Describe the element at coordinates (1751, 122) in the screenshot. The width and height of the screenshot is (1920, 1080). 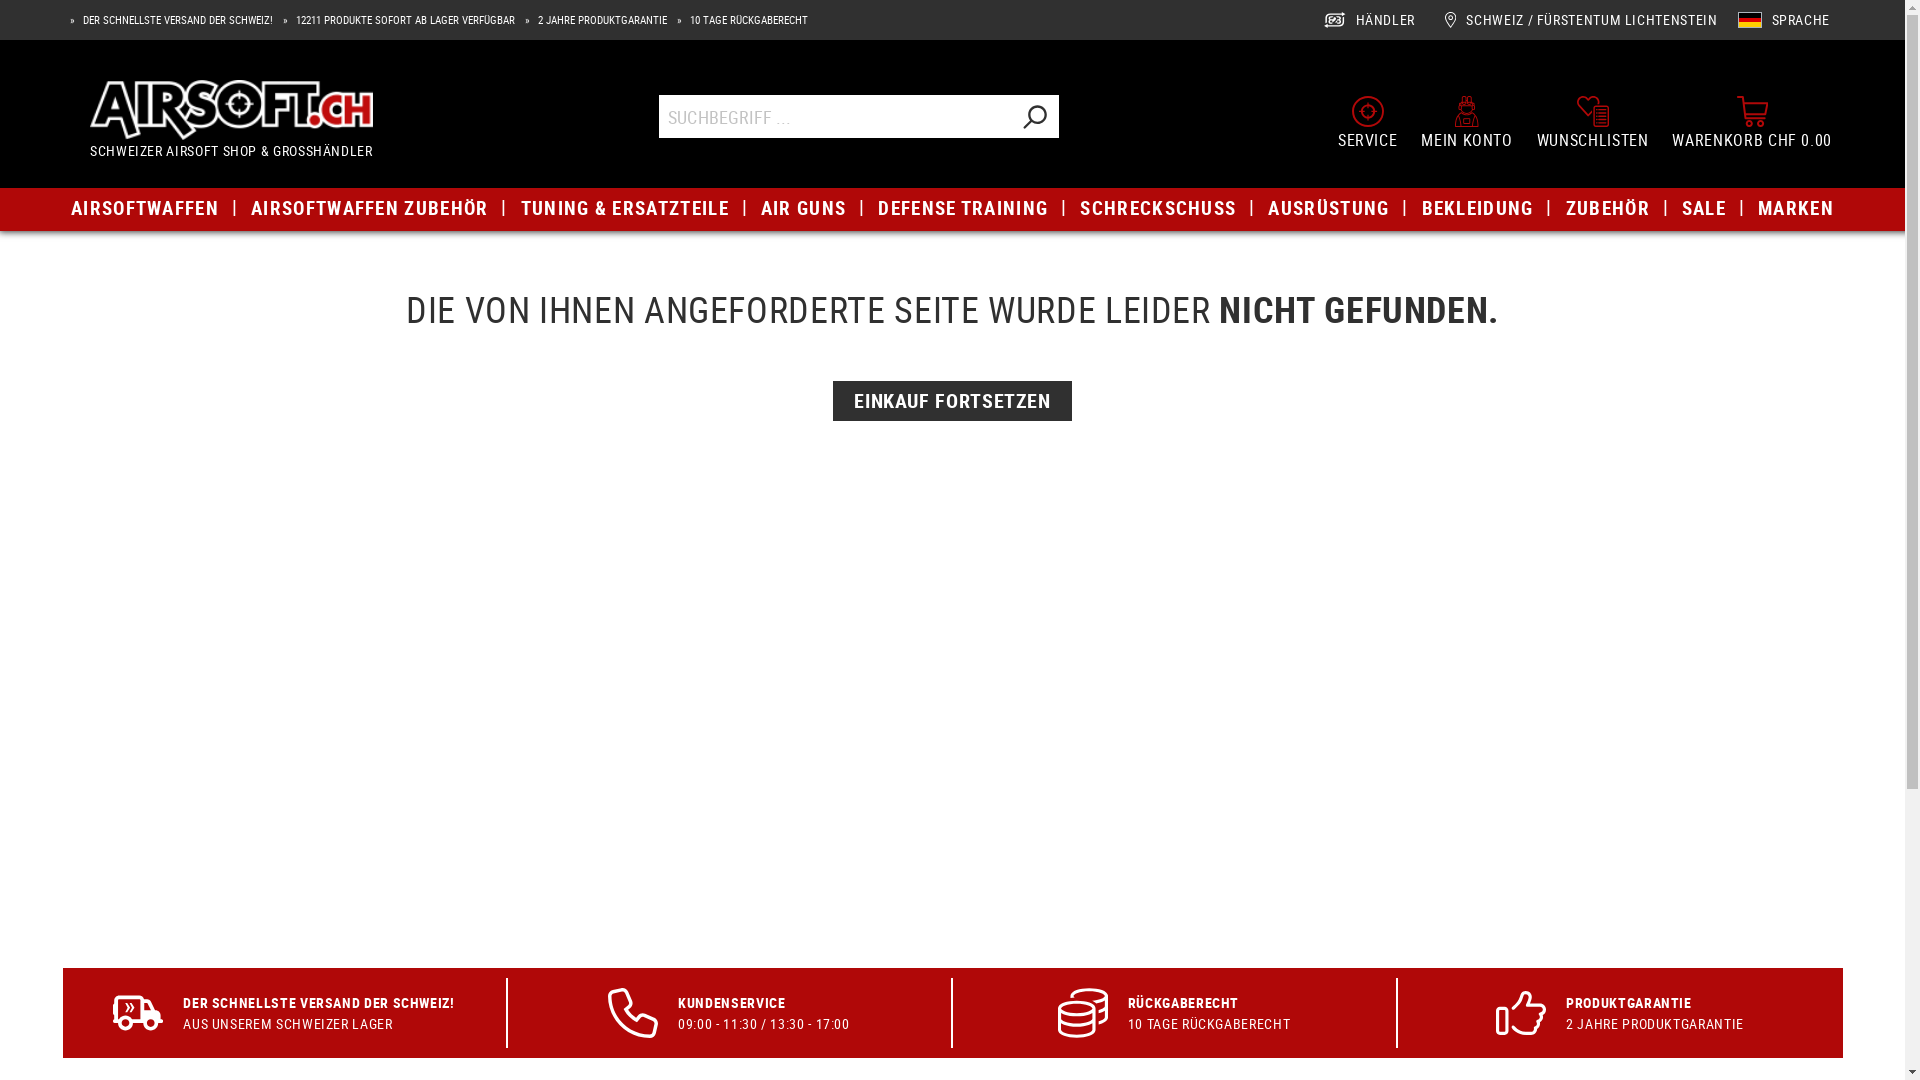
I see `'WARENKORB CHF 0.00'` at that location.